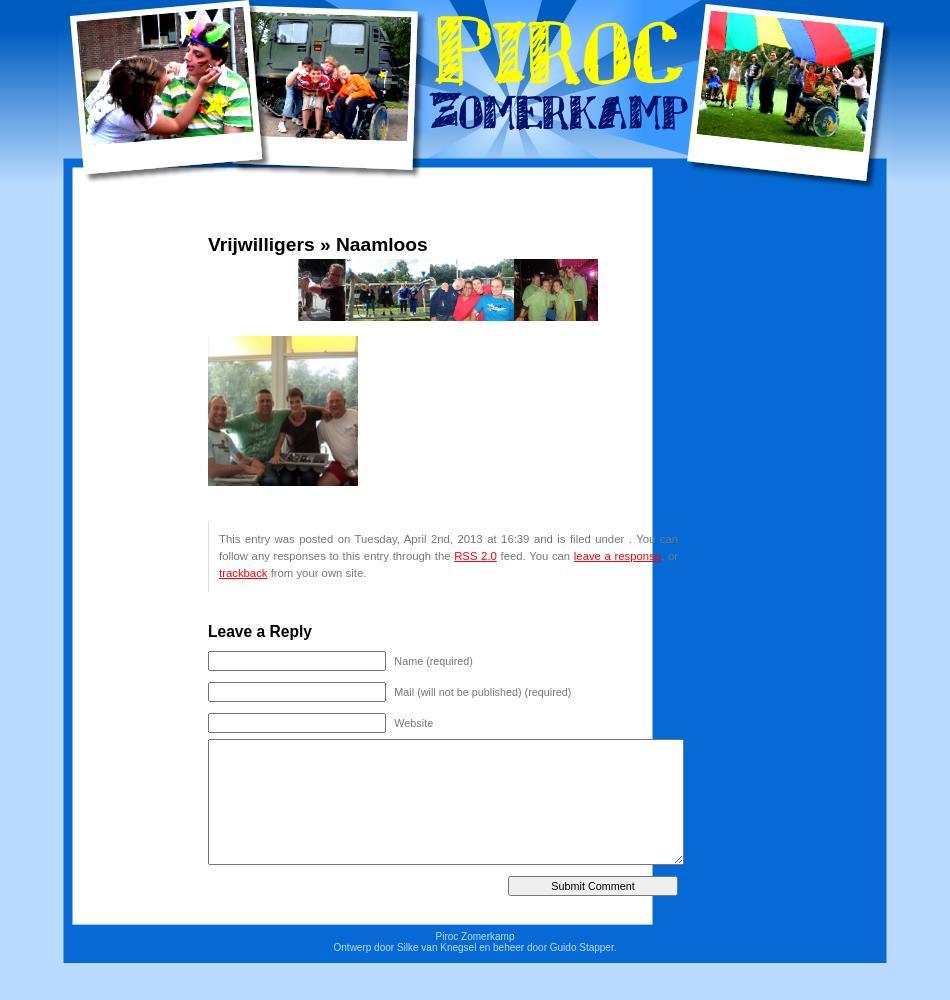 This screenshot has width=950, height=1000. What do you see at coordinates (242, 571) in the screenshot?
I see `'trackback'` at bounding box center [242, 571].